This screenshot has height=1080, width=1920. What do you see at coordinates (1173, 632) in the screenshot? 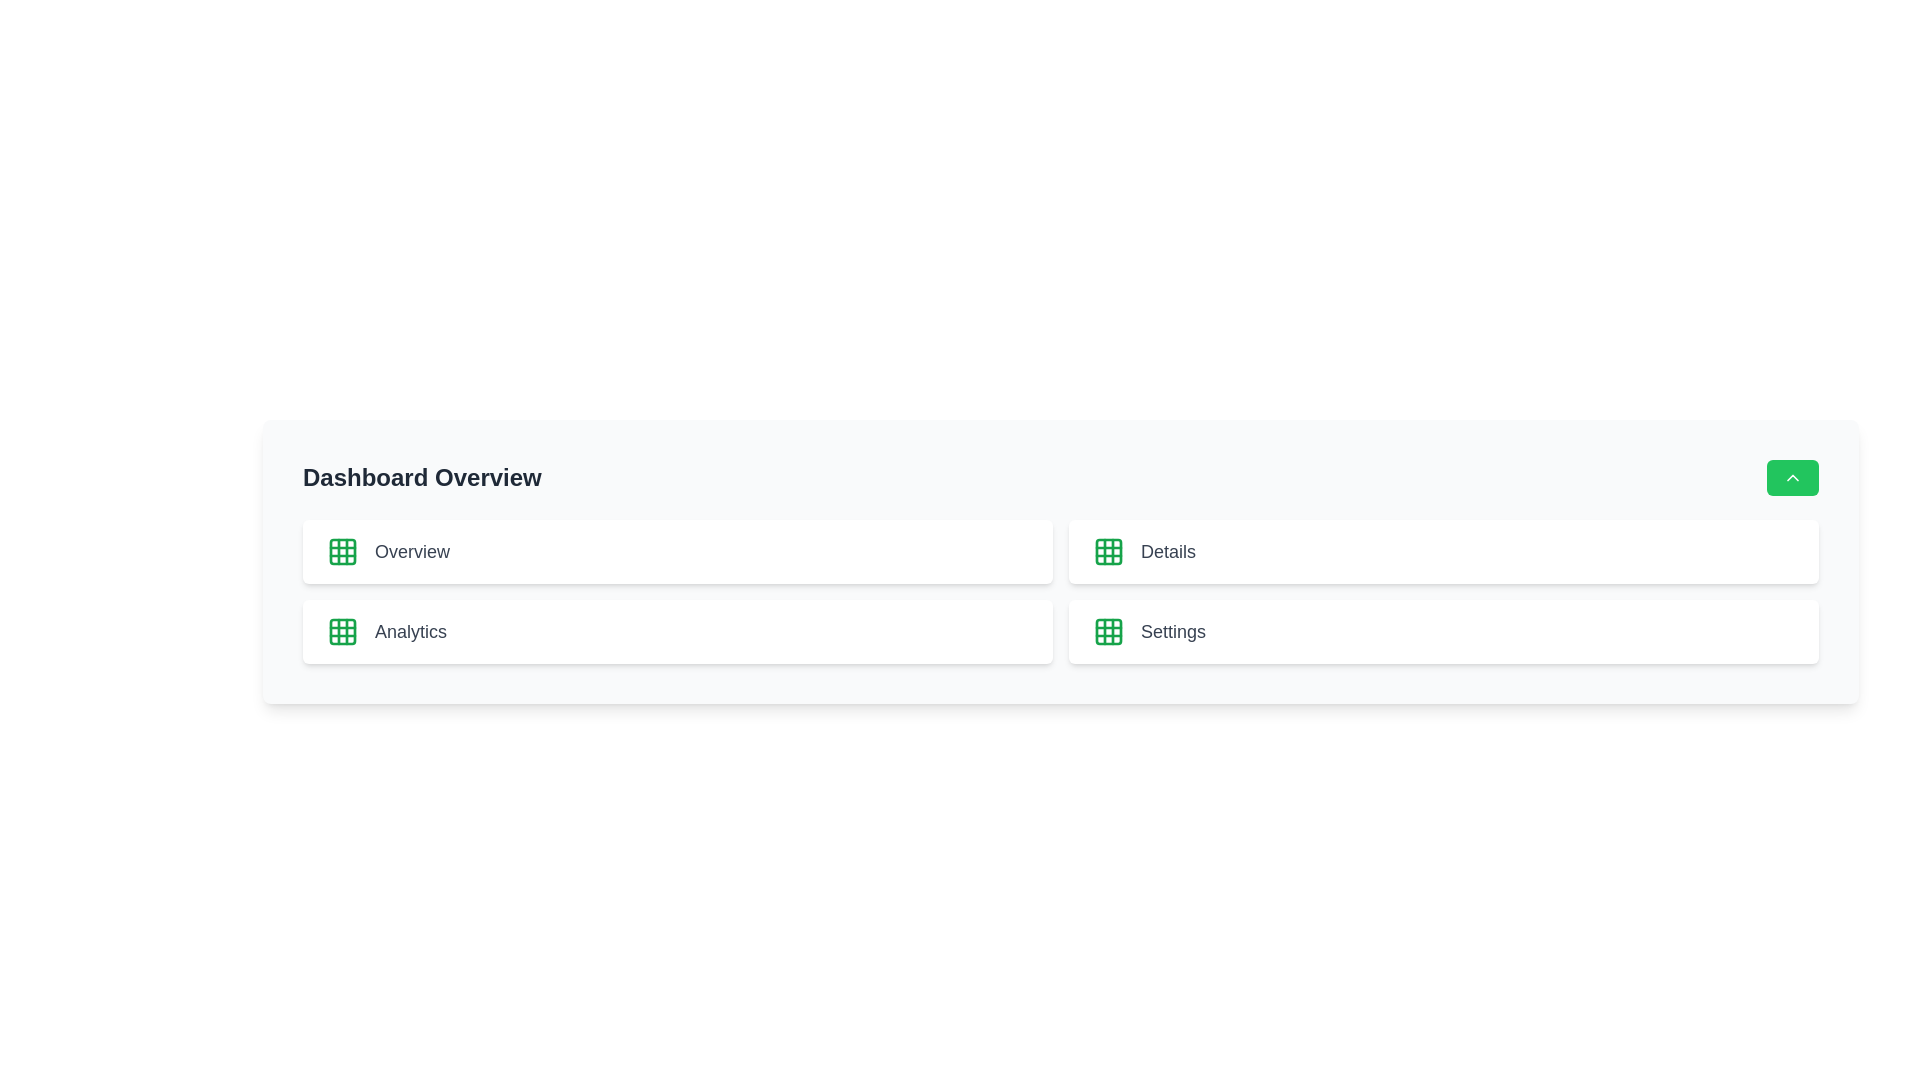
I see `the 'Settings' text label, which is displayed in a medium-sized gray font within a card-like structure in the second column of the second row, right-aligned with the 'Details' text above` at bounding box center [1173, 632].